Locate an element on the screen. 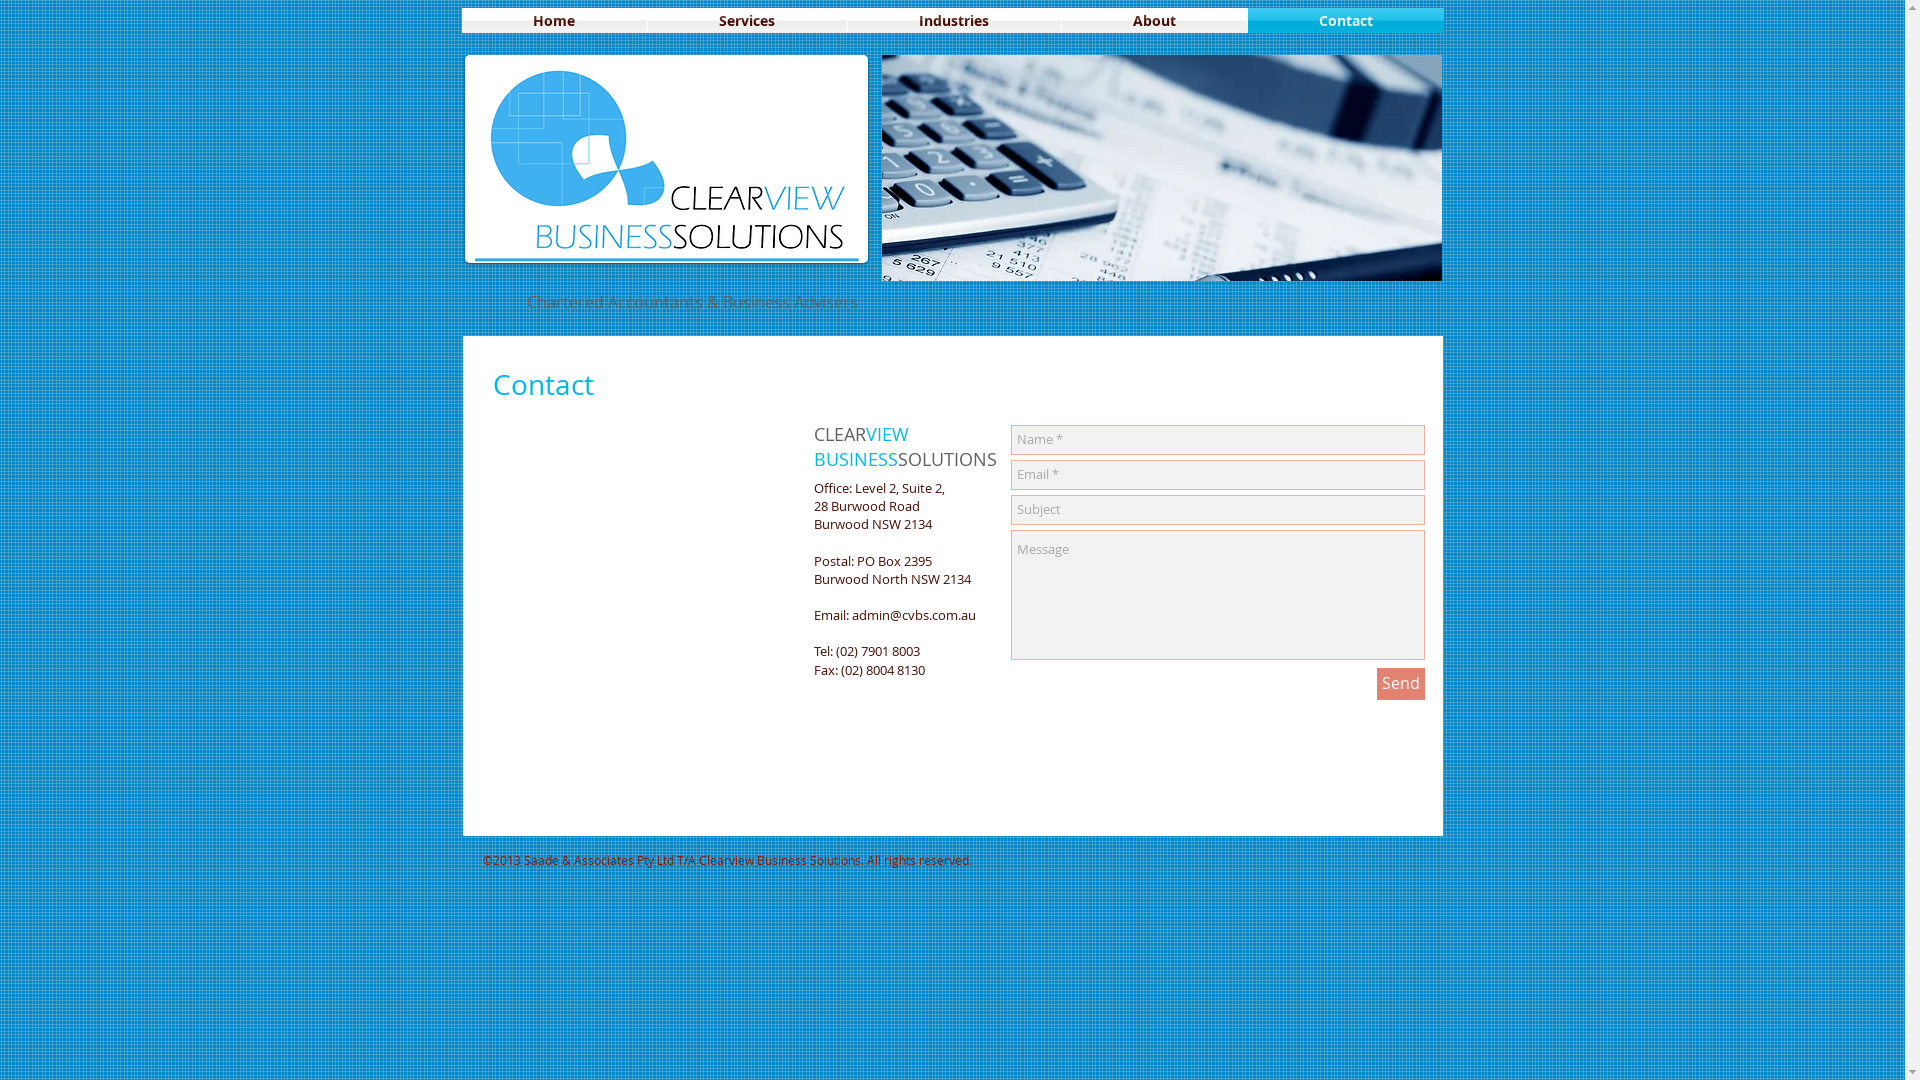 The image size is (1920, 1080). 'Industries' is located at coordinates (953, 20).